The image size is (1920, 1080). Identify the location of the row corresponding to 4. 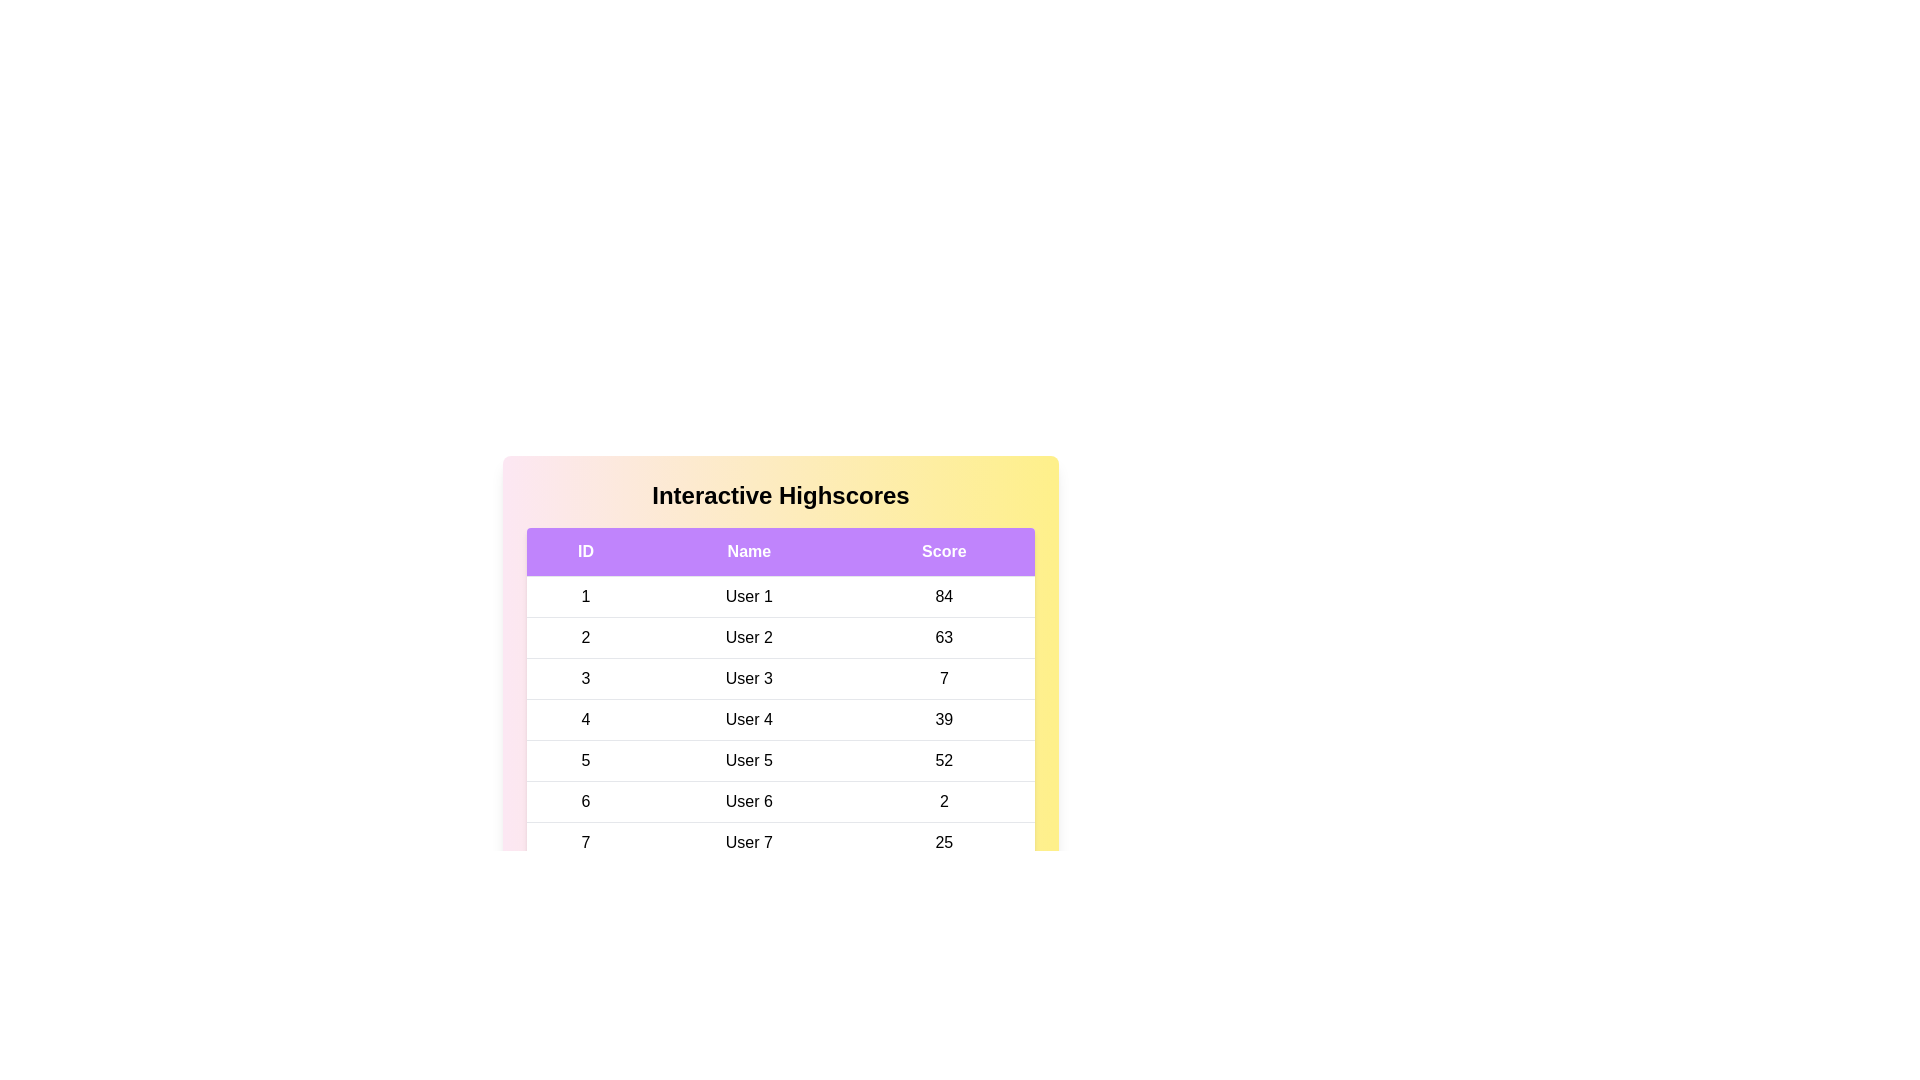
(780, 720).